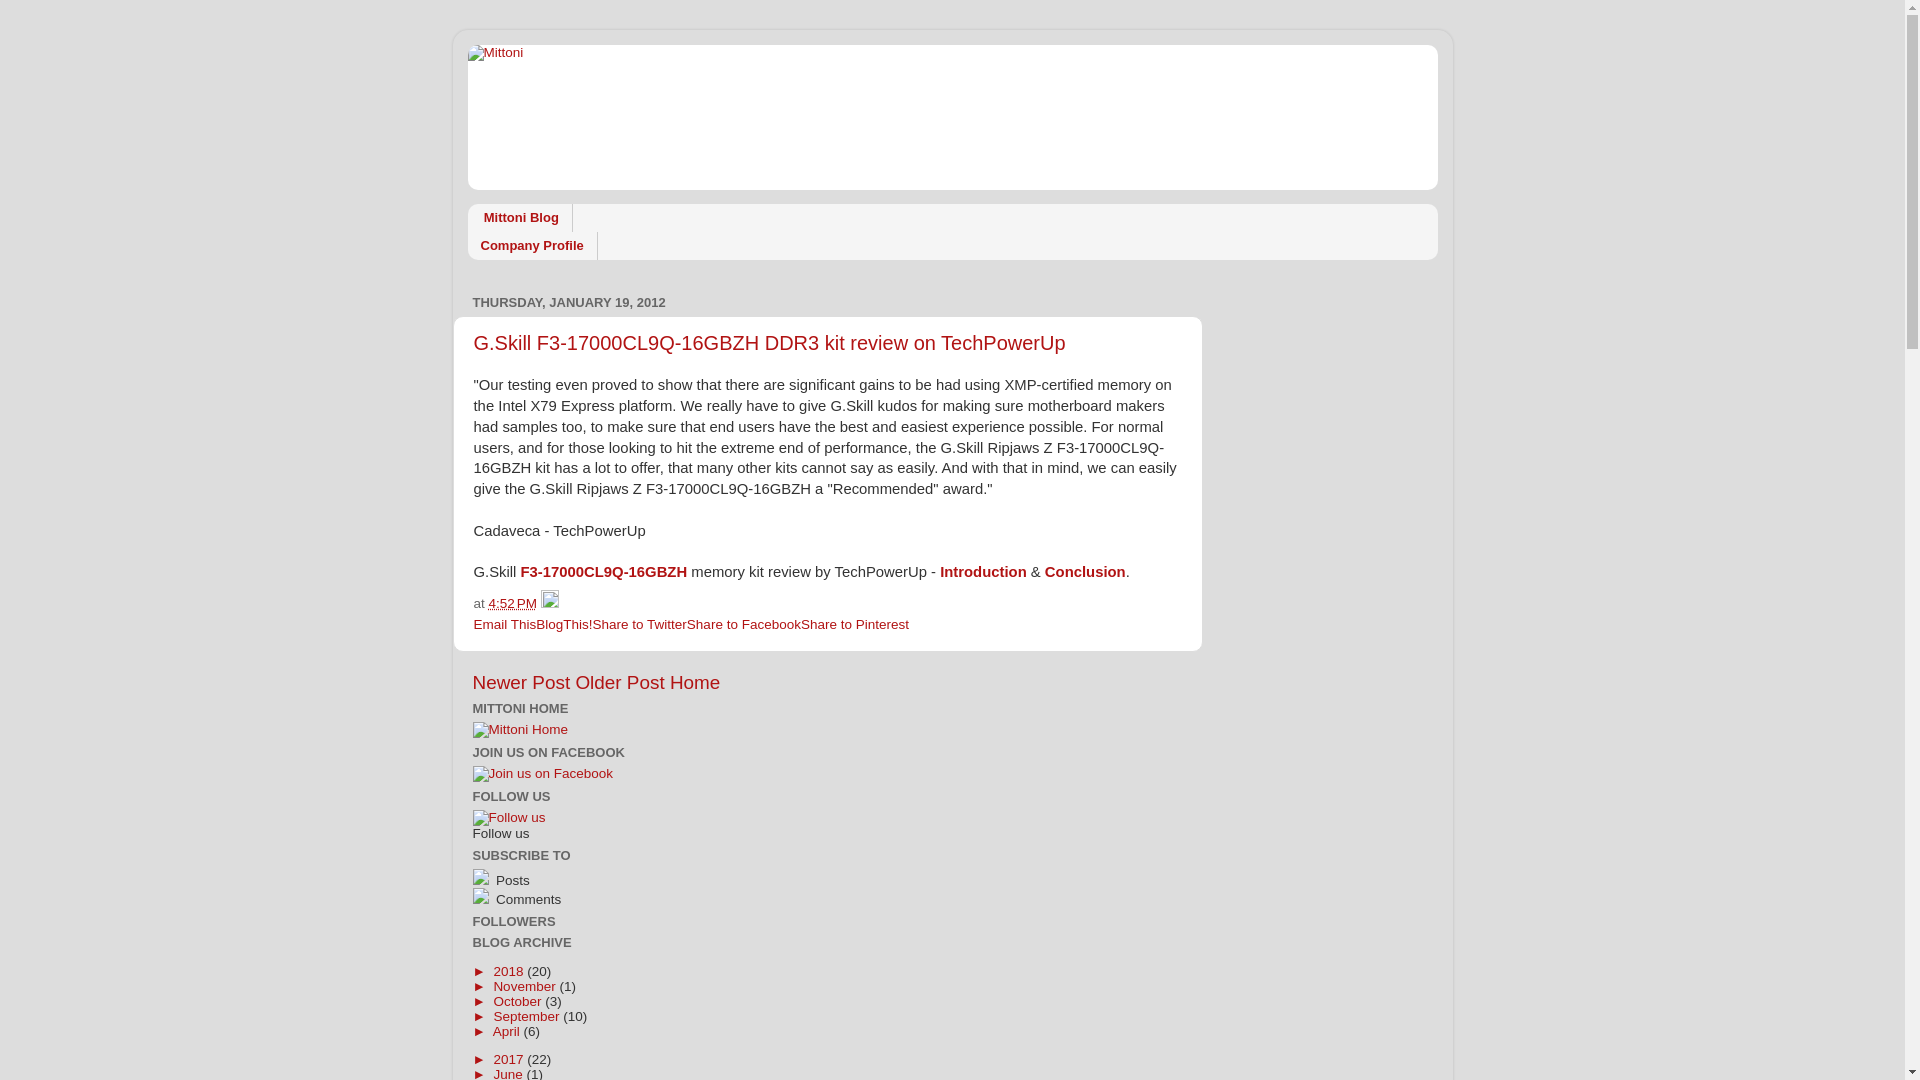  What do you see at coordinates (983, 571) in the screenshot?
I see `'Introduction'` at bounding box center [983, 571].